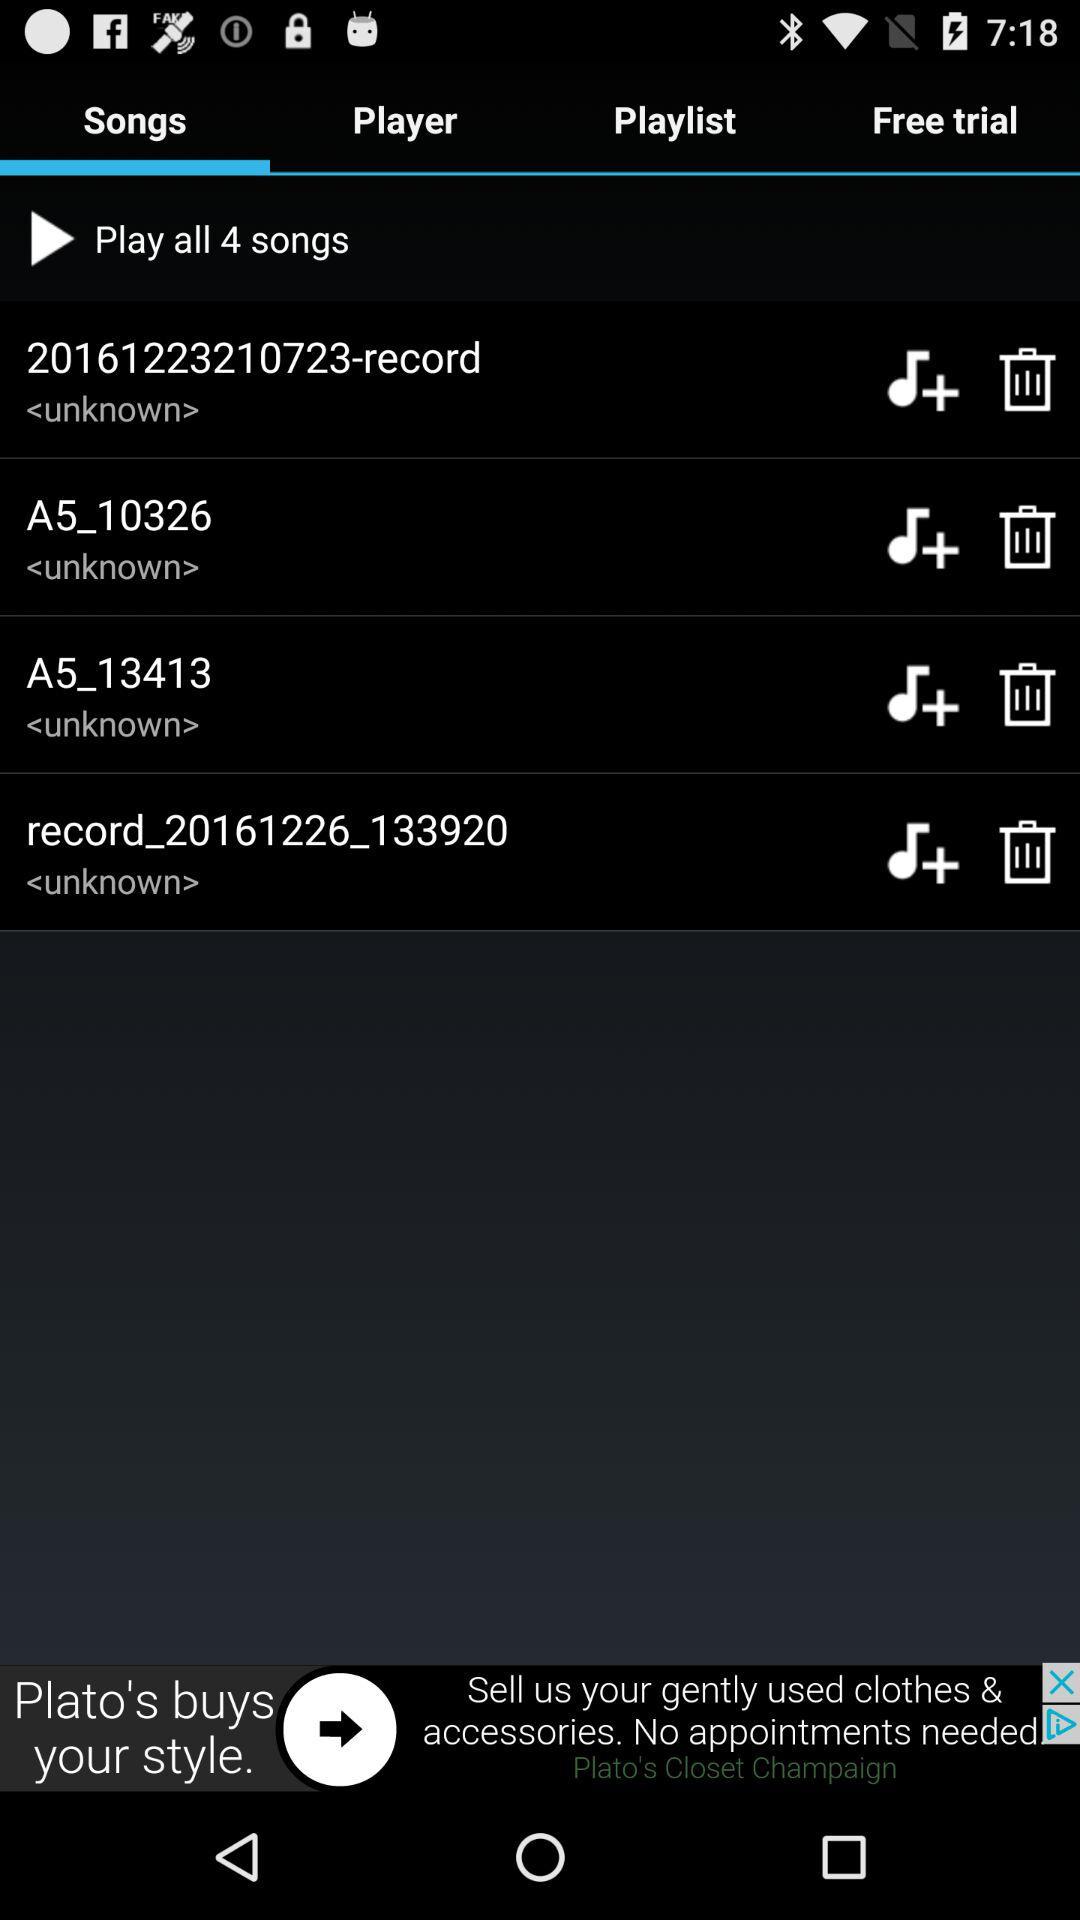  Describe the element at coordinates (922, 694) in the screenshot. I see `music` at that location.